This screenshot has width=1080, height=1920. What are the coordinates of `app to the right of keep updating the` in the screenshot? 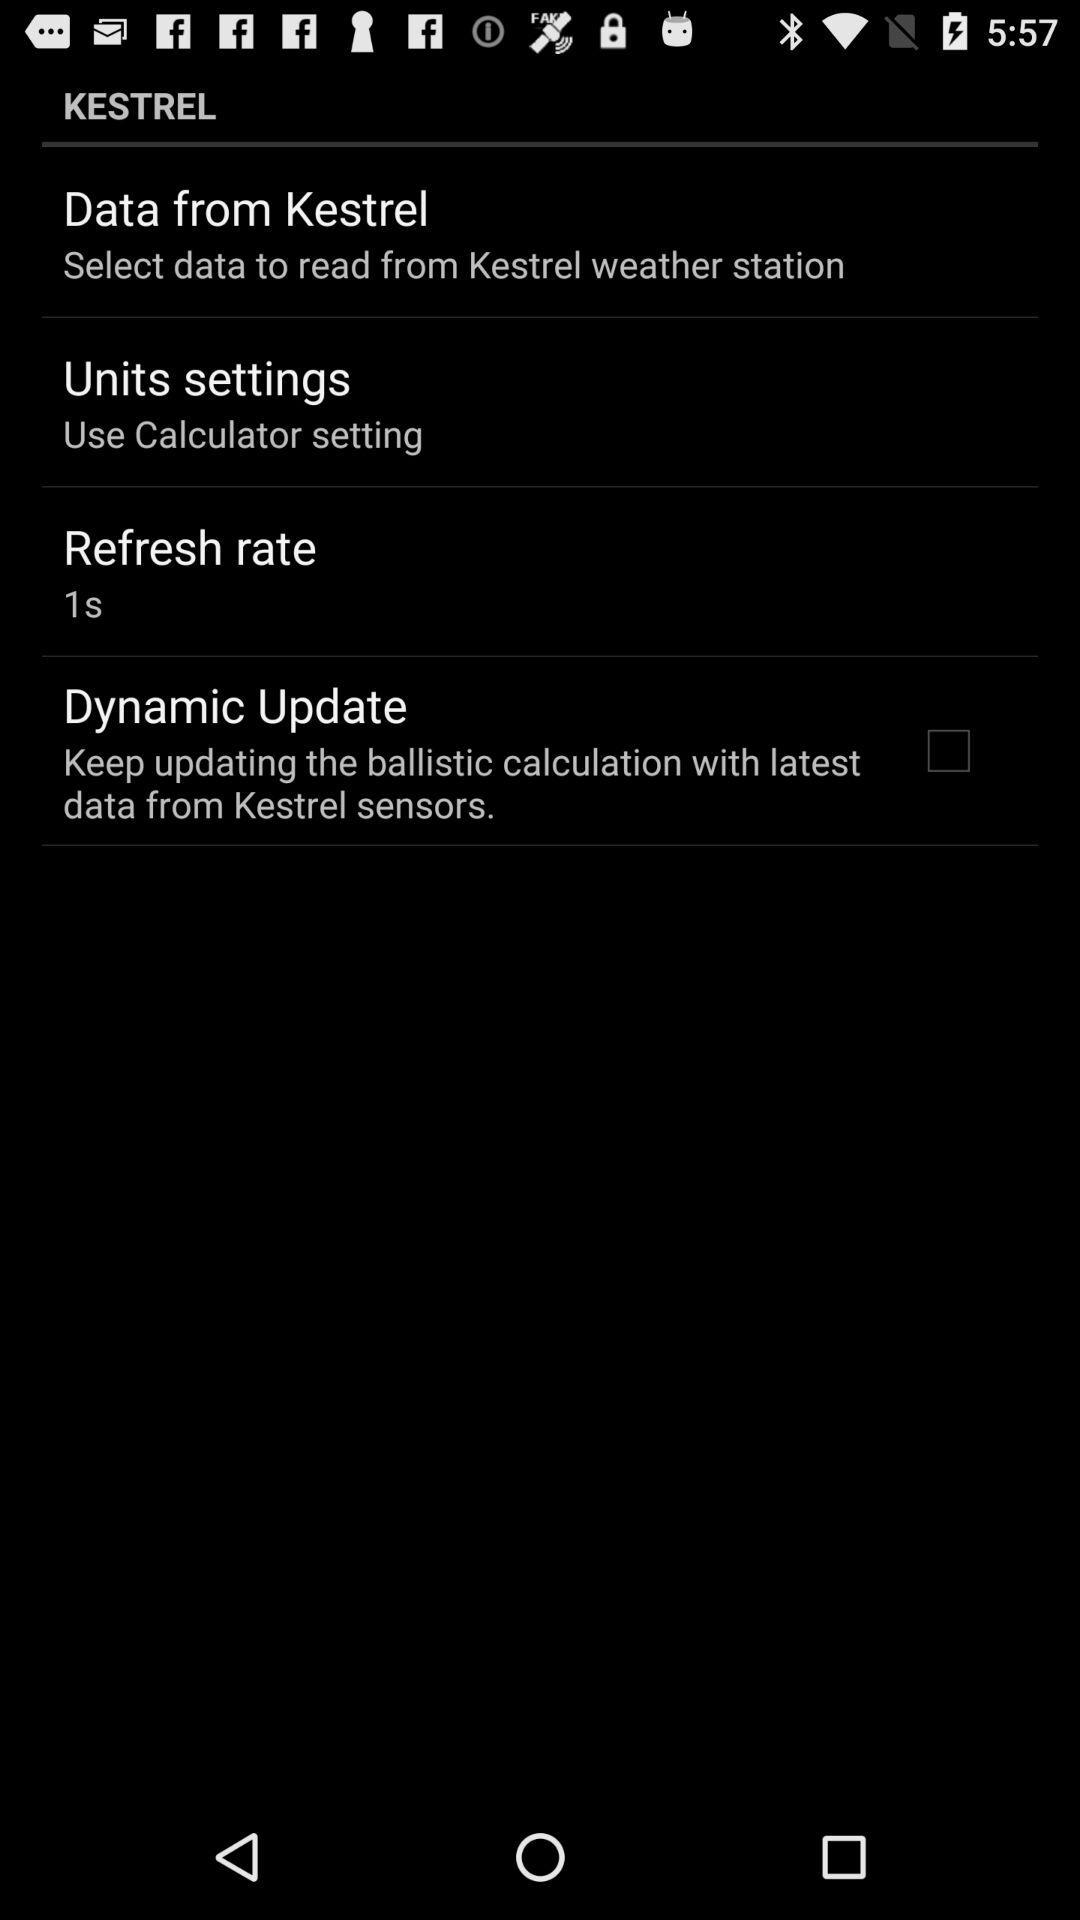 It's located at (947, 749).